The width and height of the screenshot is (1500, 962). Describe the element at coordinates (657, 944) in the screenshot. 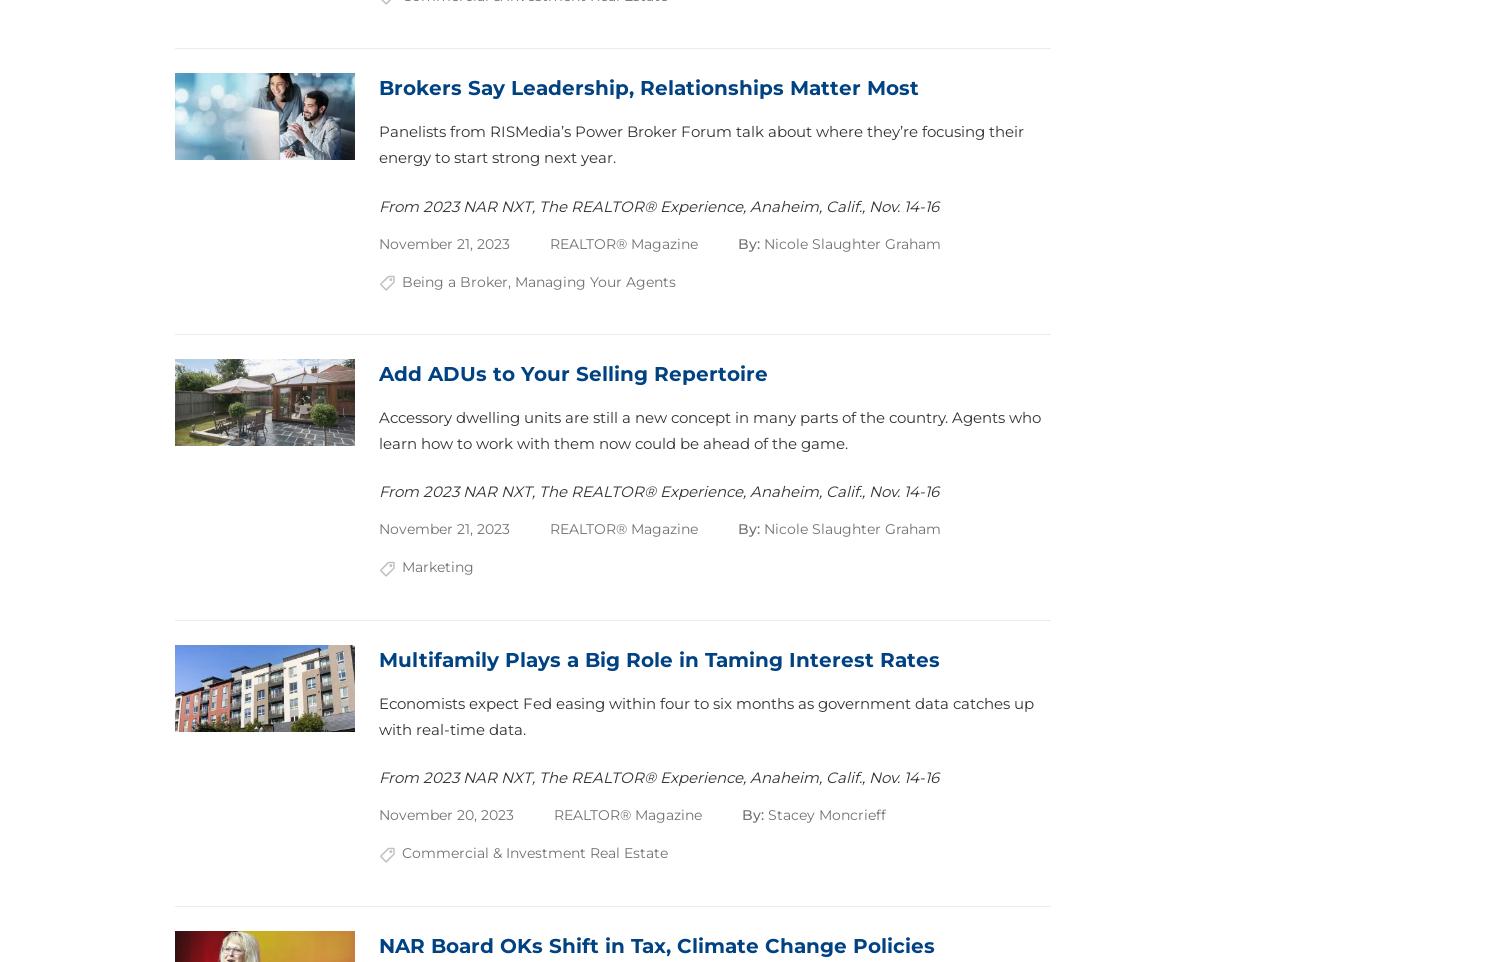

I see `'NAR Board OKs Shift in Tax, Climate Change Policies'` at that location.